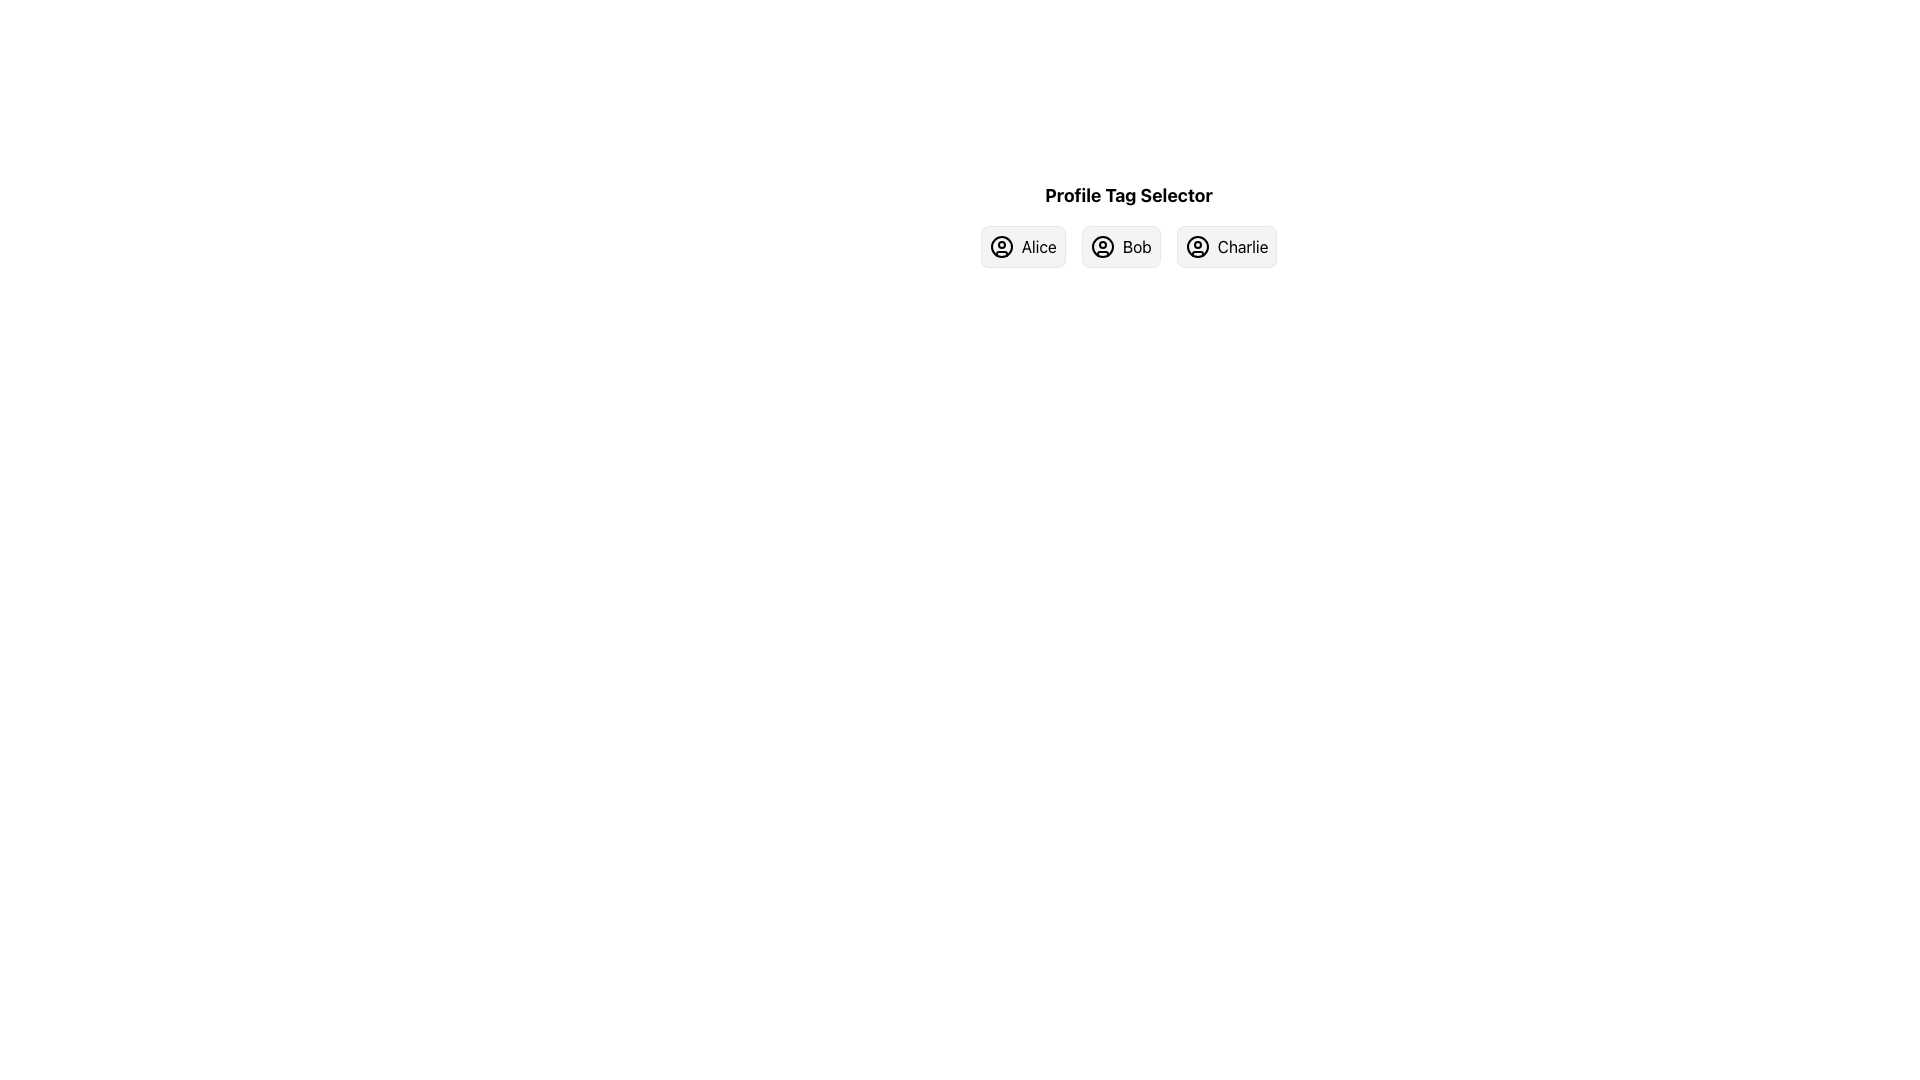  I want to click on the user profile icon, which is a circular icon with a head and shoulders depiction, located to the left of the 'Bob' and 'Charlie' elements in the clickable area labeled 'Alice', so click(1001, 245).